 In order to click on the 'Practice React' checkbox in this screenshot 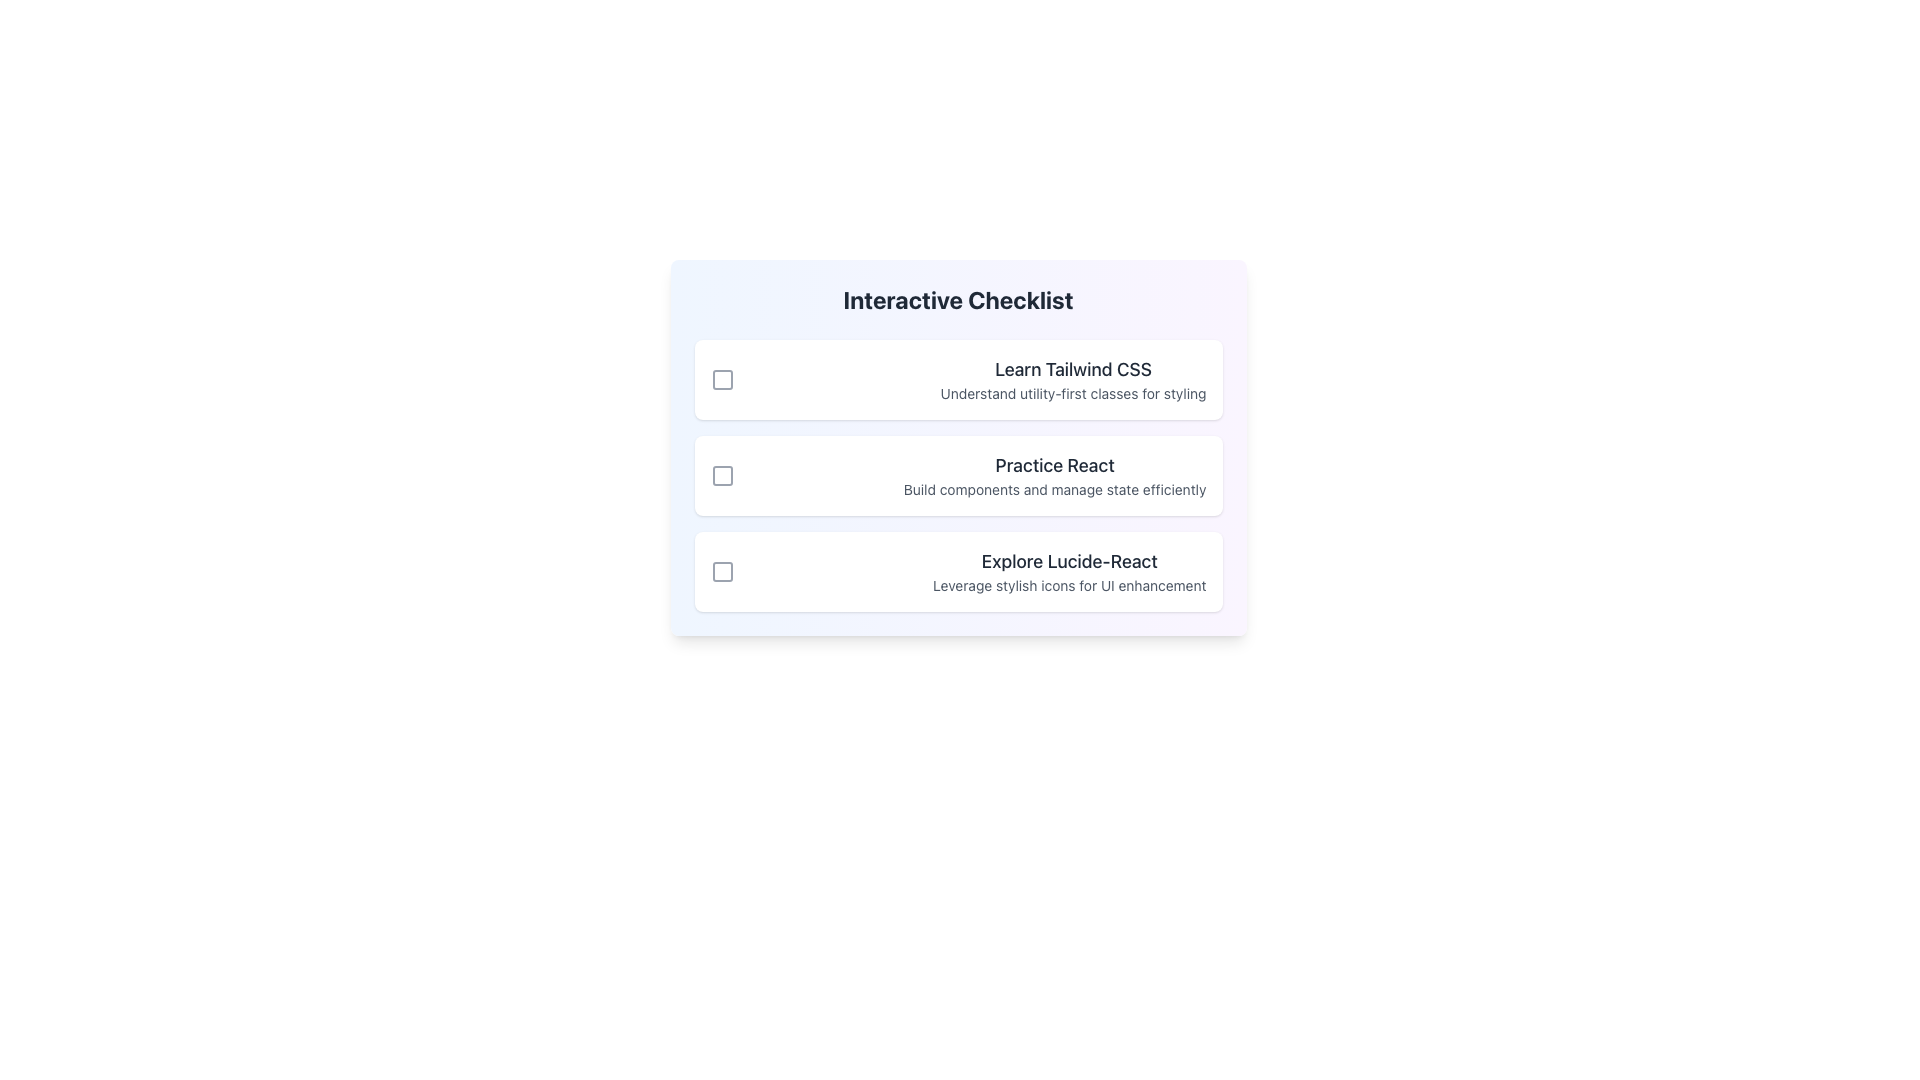, I will do `click(721, 475)`.